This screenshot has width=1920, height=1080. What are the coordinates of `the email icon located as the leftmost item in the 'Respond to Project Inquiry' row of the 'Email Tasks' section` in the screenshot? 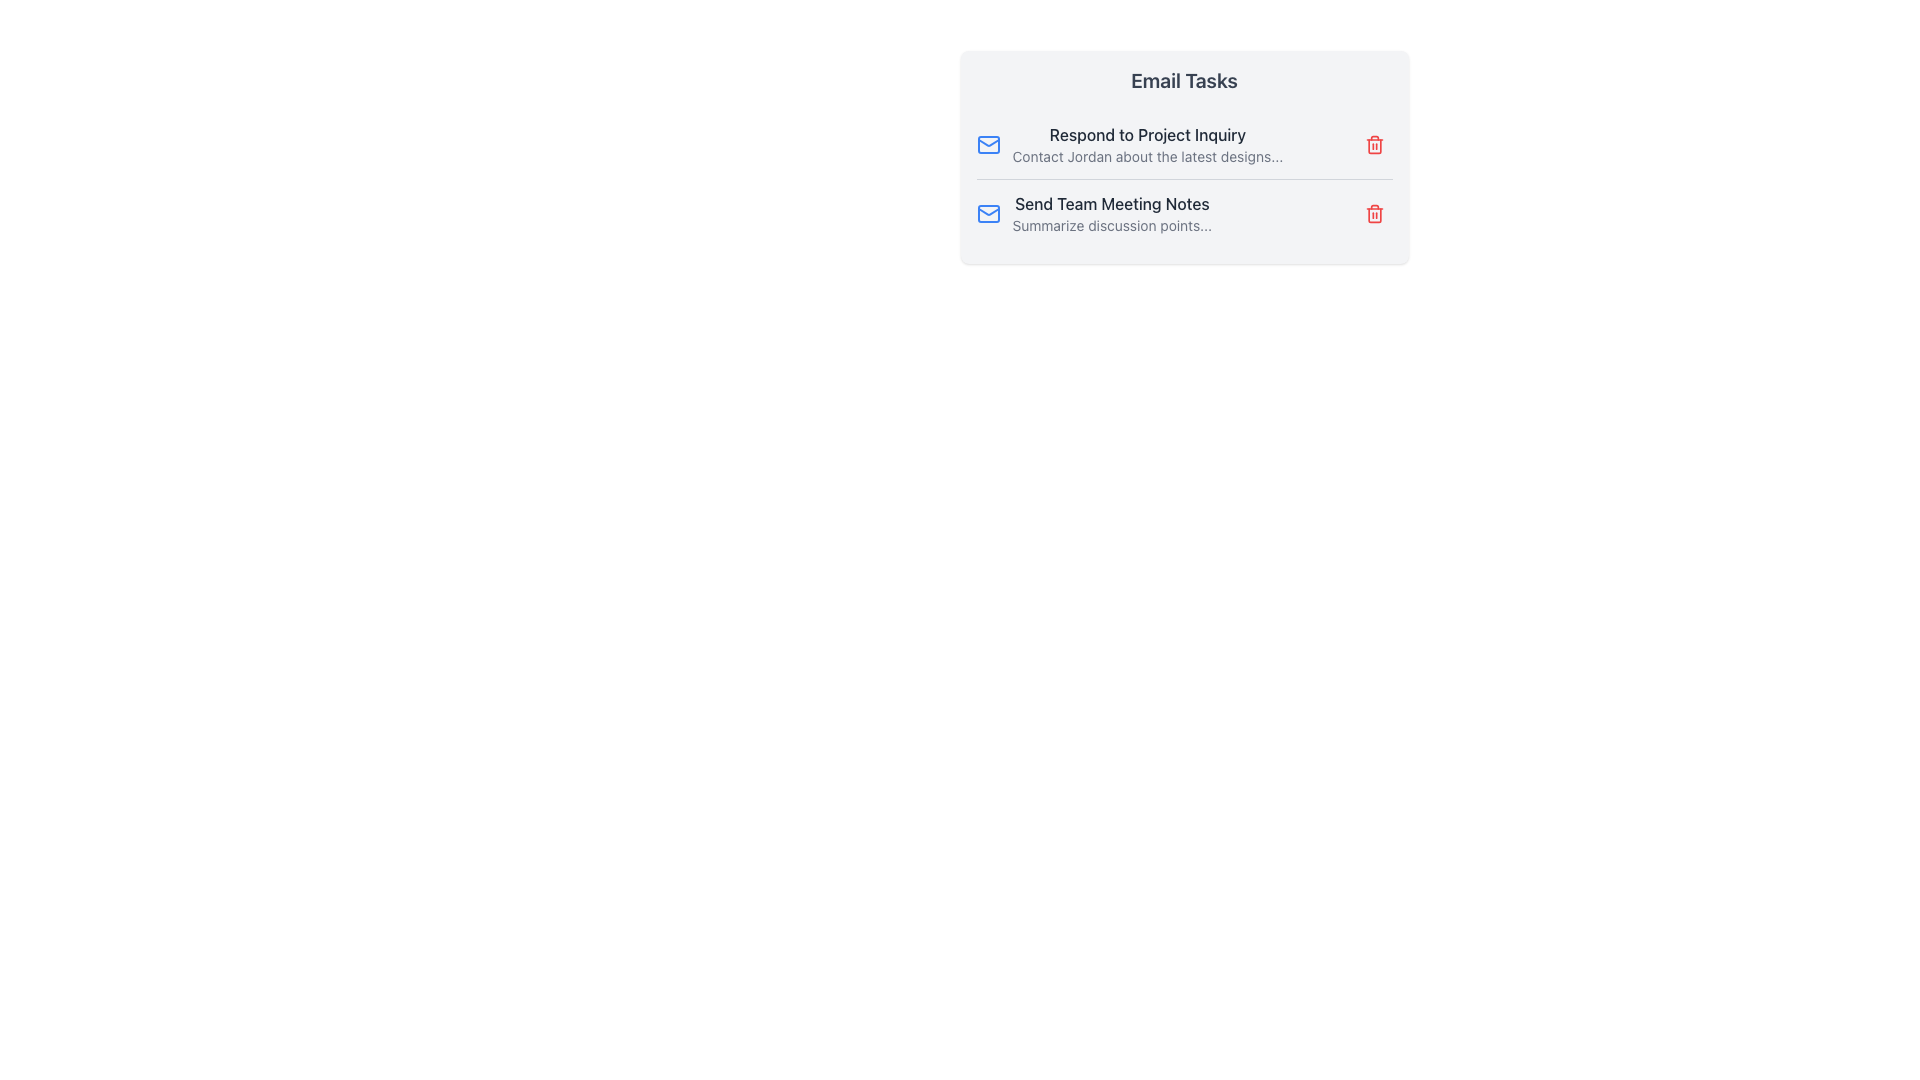 It's located at (988, 144).